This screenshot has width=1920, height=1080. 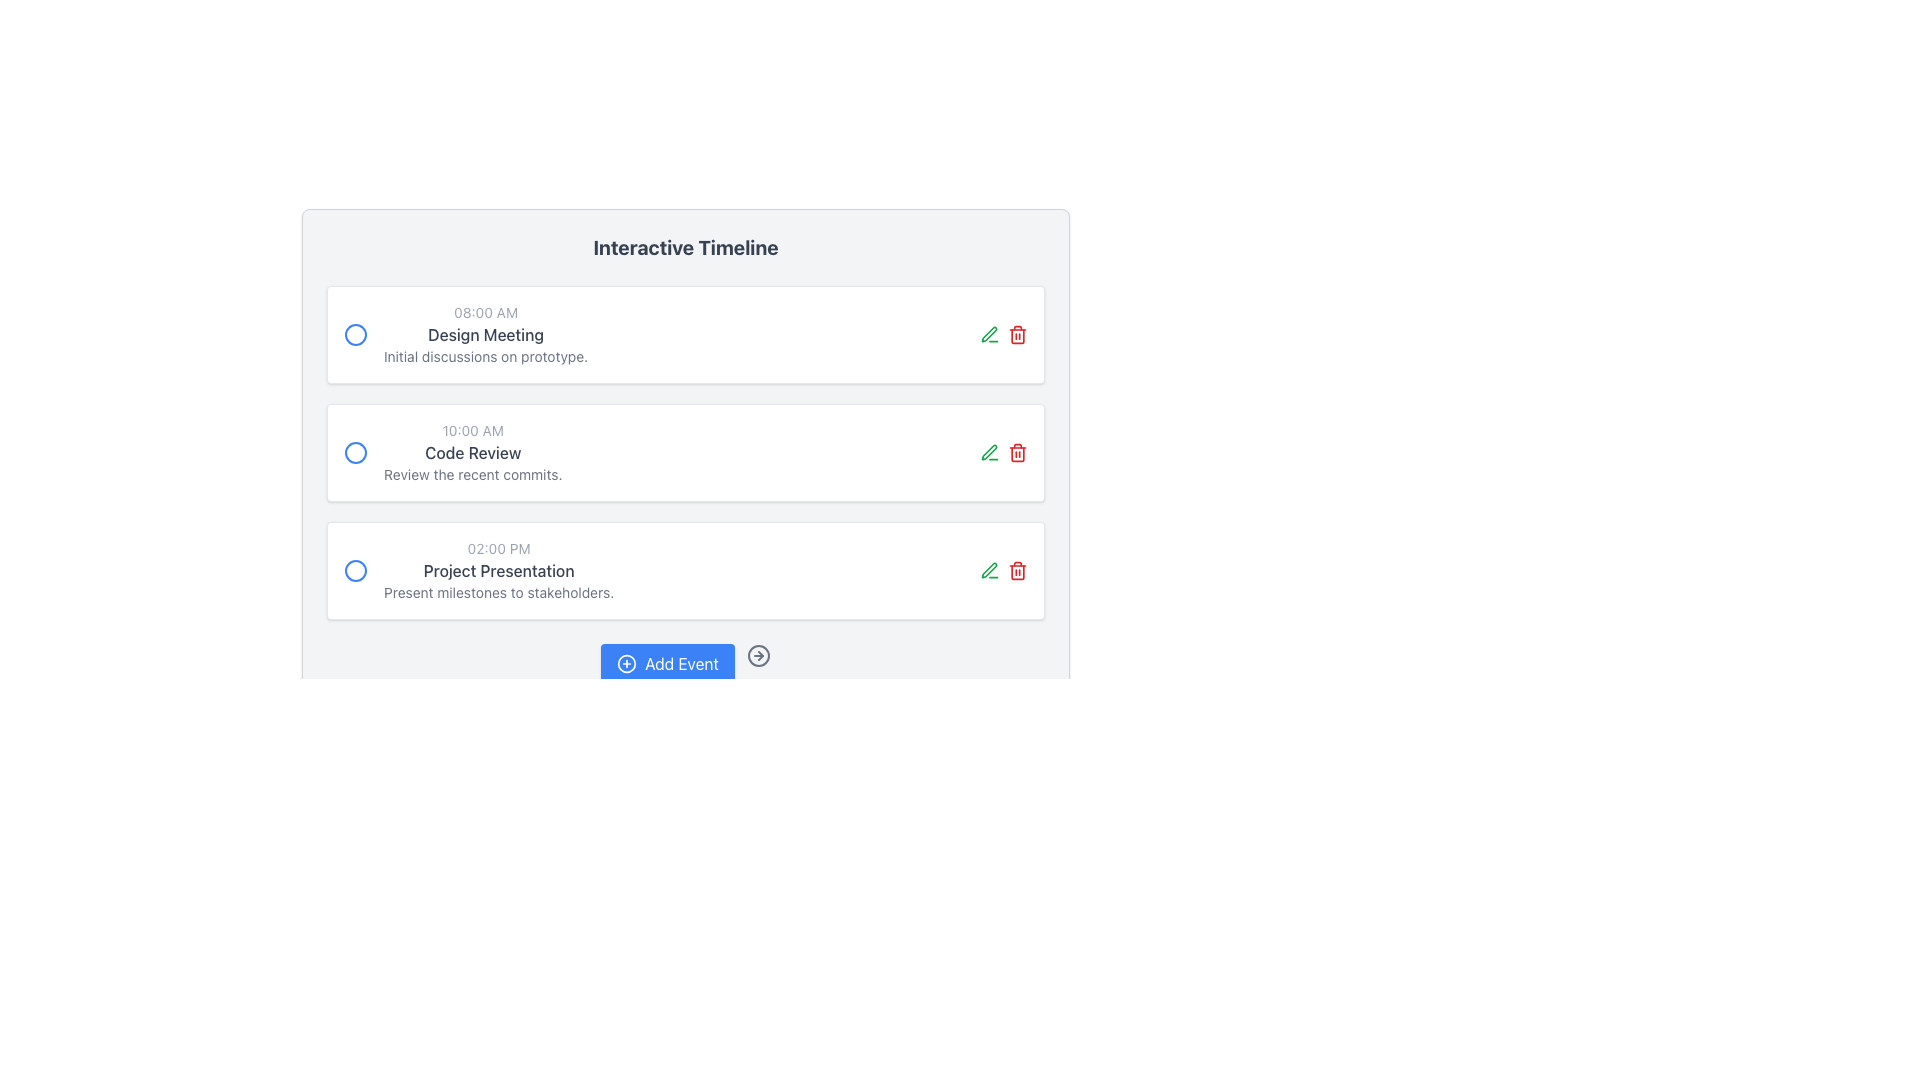 I want to click on the green pencil icon button located to the right of the 'Code Review' event description in the interactive timeline, so click(x=989, y=333).